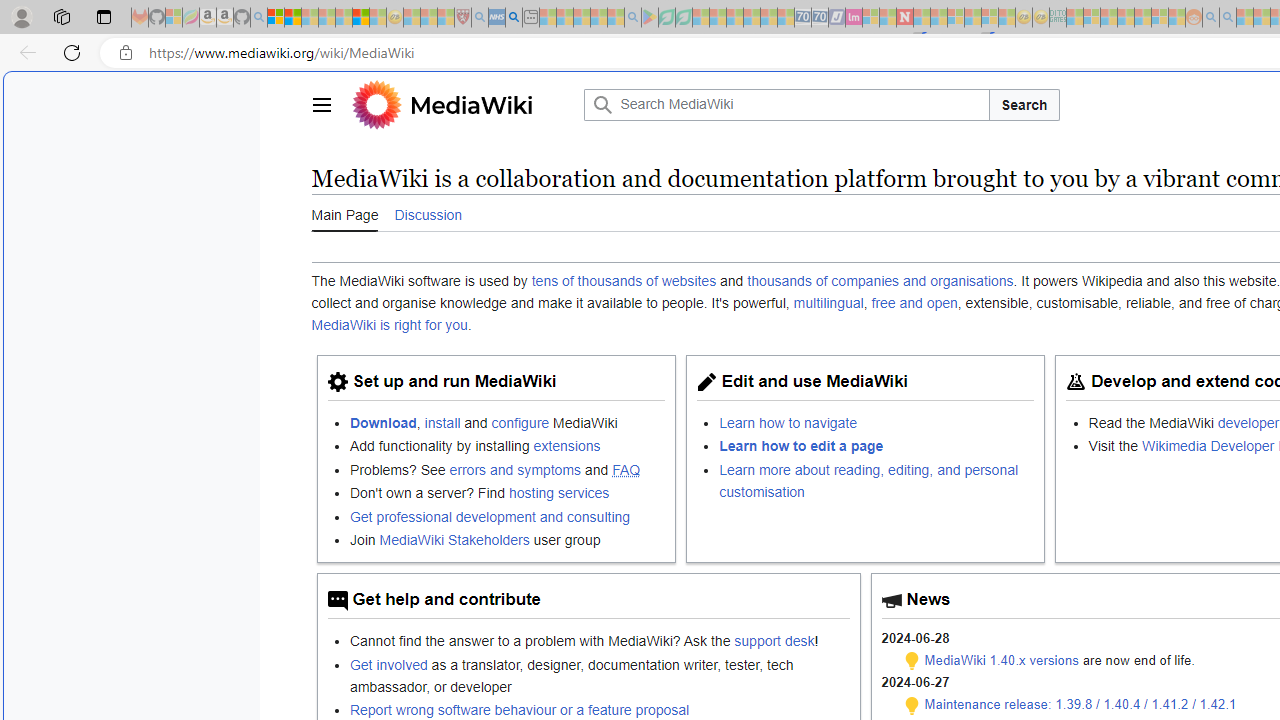  I want to click on 'MediaWiki Stakeholders', so click(453, 538).